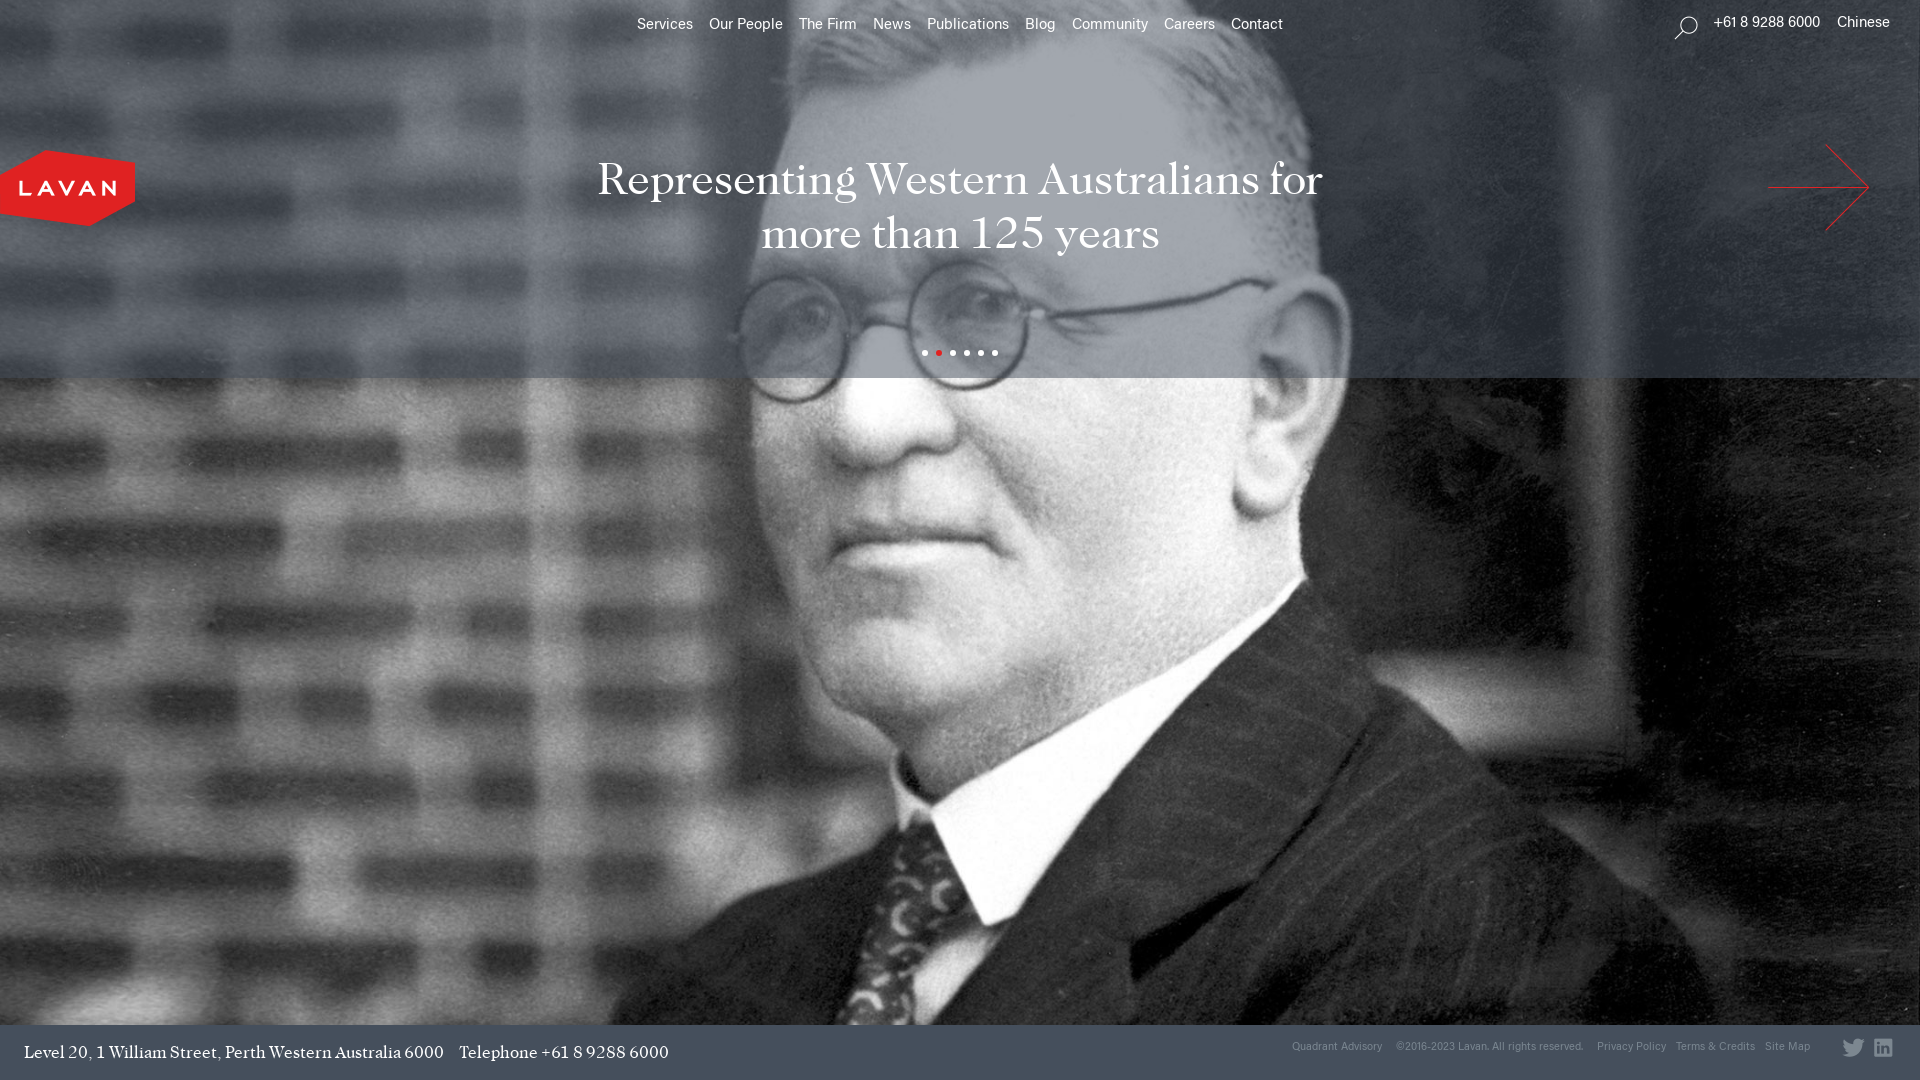 The image size is (1920, 1080). What do you see at coordinates (636, 26) in the screenshot?
I see `'Services'` at bounding box center [636, 26].